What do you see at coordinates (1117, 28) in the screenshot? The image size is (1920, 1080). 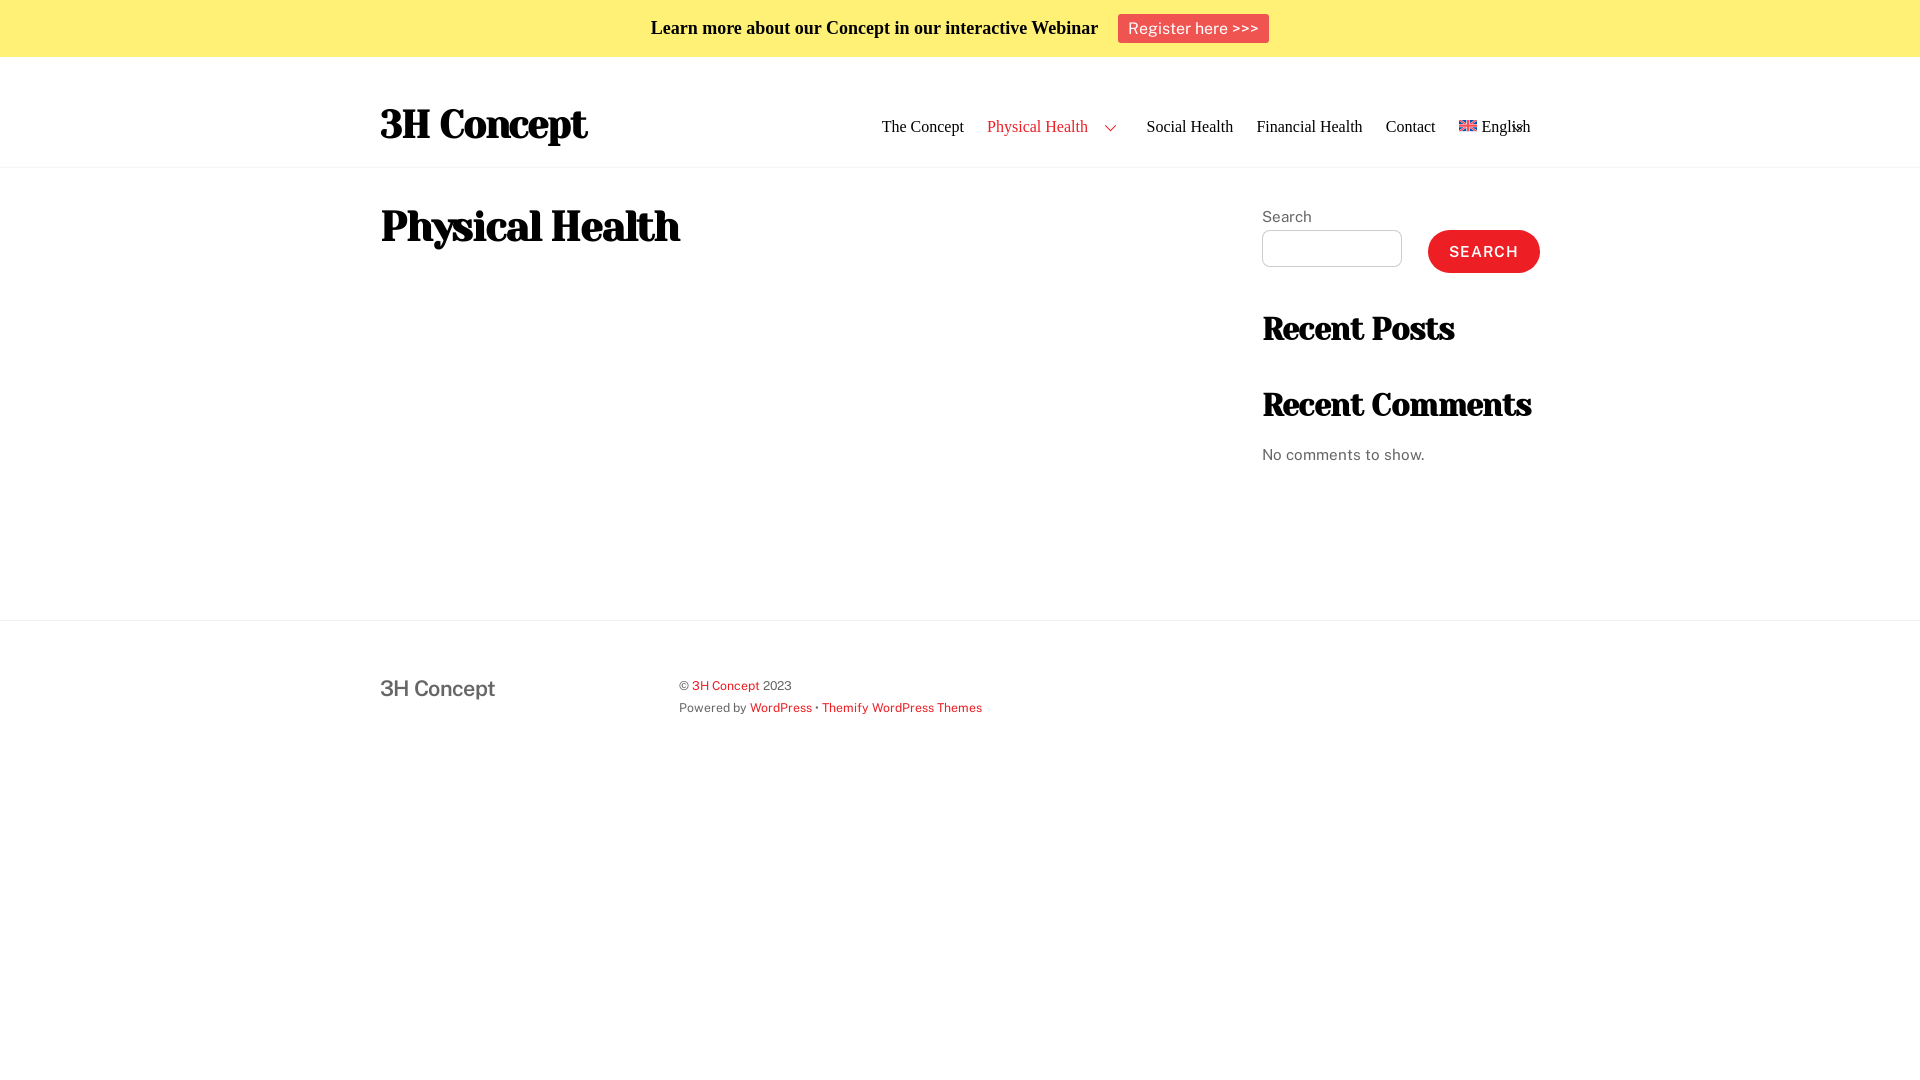 I see `'Register here >>>'` at bounding box center [1117, 28].